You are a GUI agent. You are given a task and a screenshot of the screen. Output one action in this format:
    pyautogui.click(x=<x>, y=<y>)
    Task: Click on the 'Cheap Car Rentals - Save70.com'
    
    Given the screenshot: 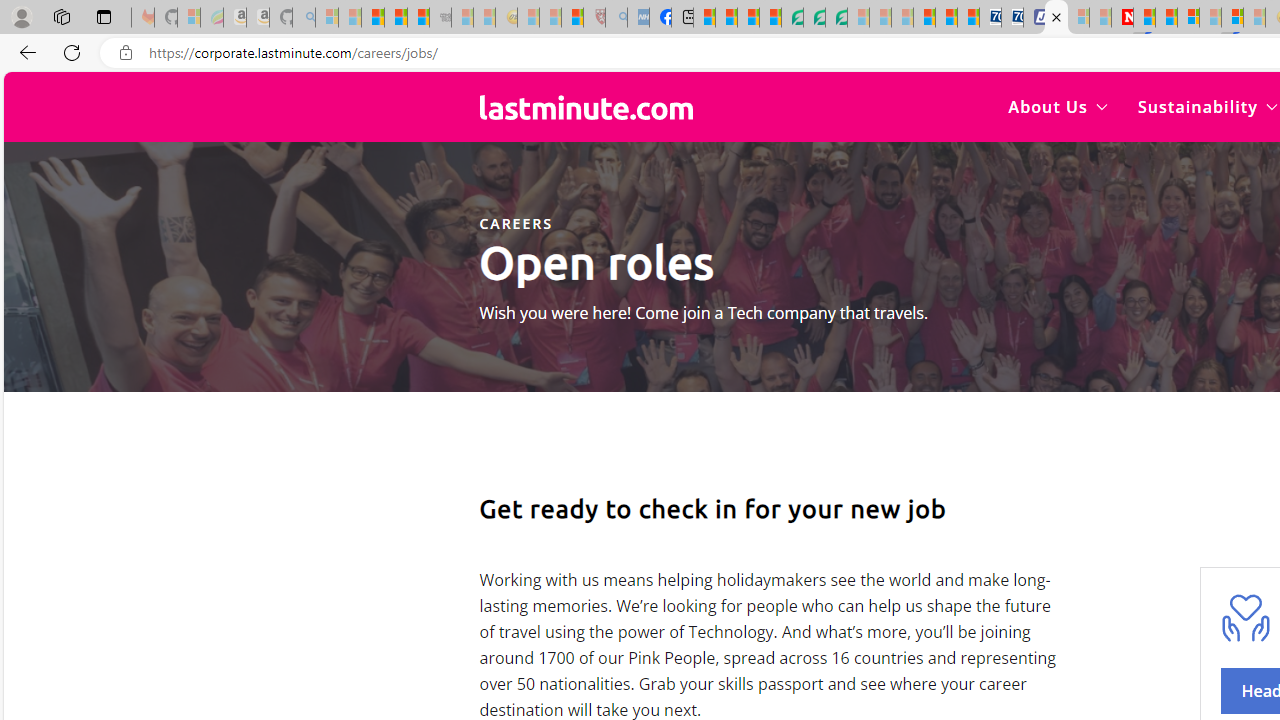 What is the action you would take?
    pyautogui.click(x=990, y=17)
    